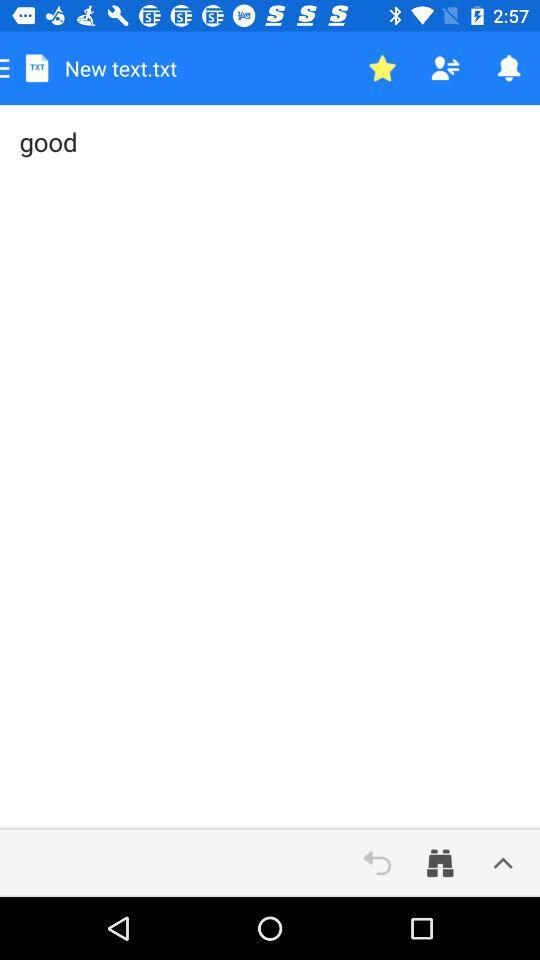  Describe the element at coordinates (440, 862) in the screenshot. I see `search` at that location.